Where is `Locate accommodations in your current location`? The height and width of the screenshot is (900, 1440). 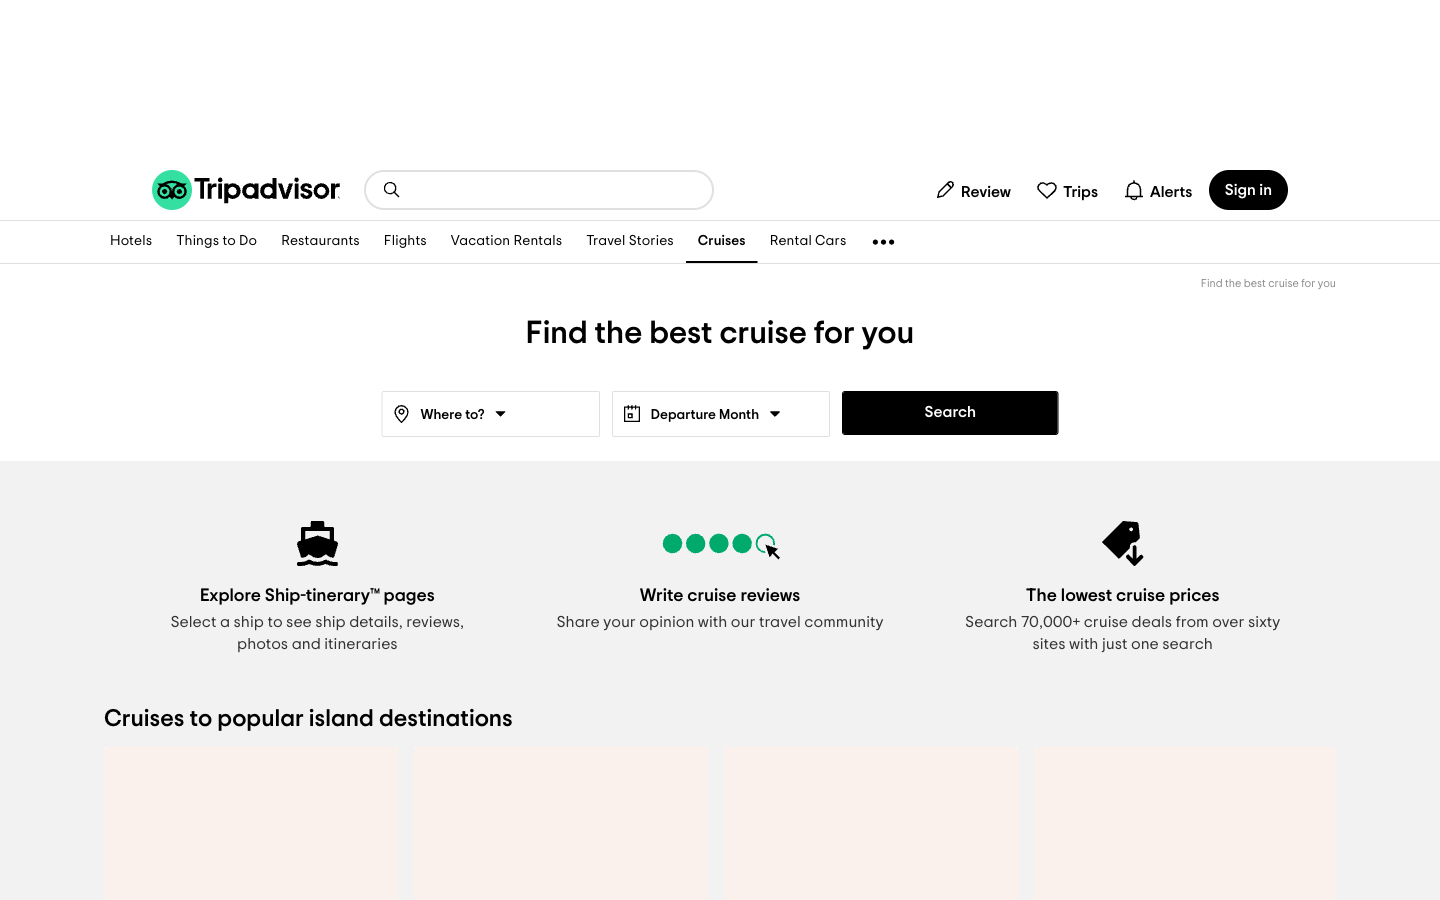
Locate accommodations in your current location is located at coordinates (130, 241).